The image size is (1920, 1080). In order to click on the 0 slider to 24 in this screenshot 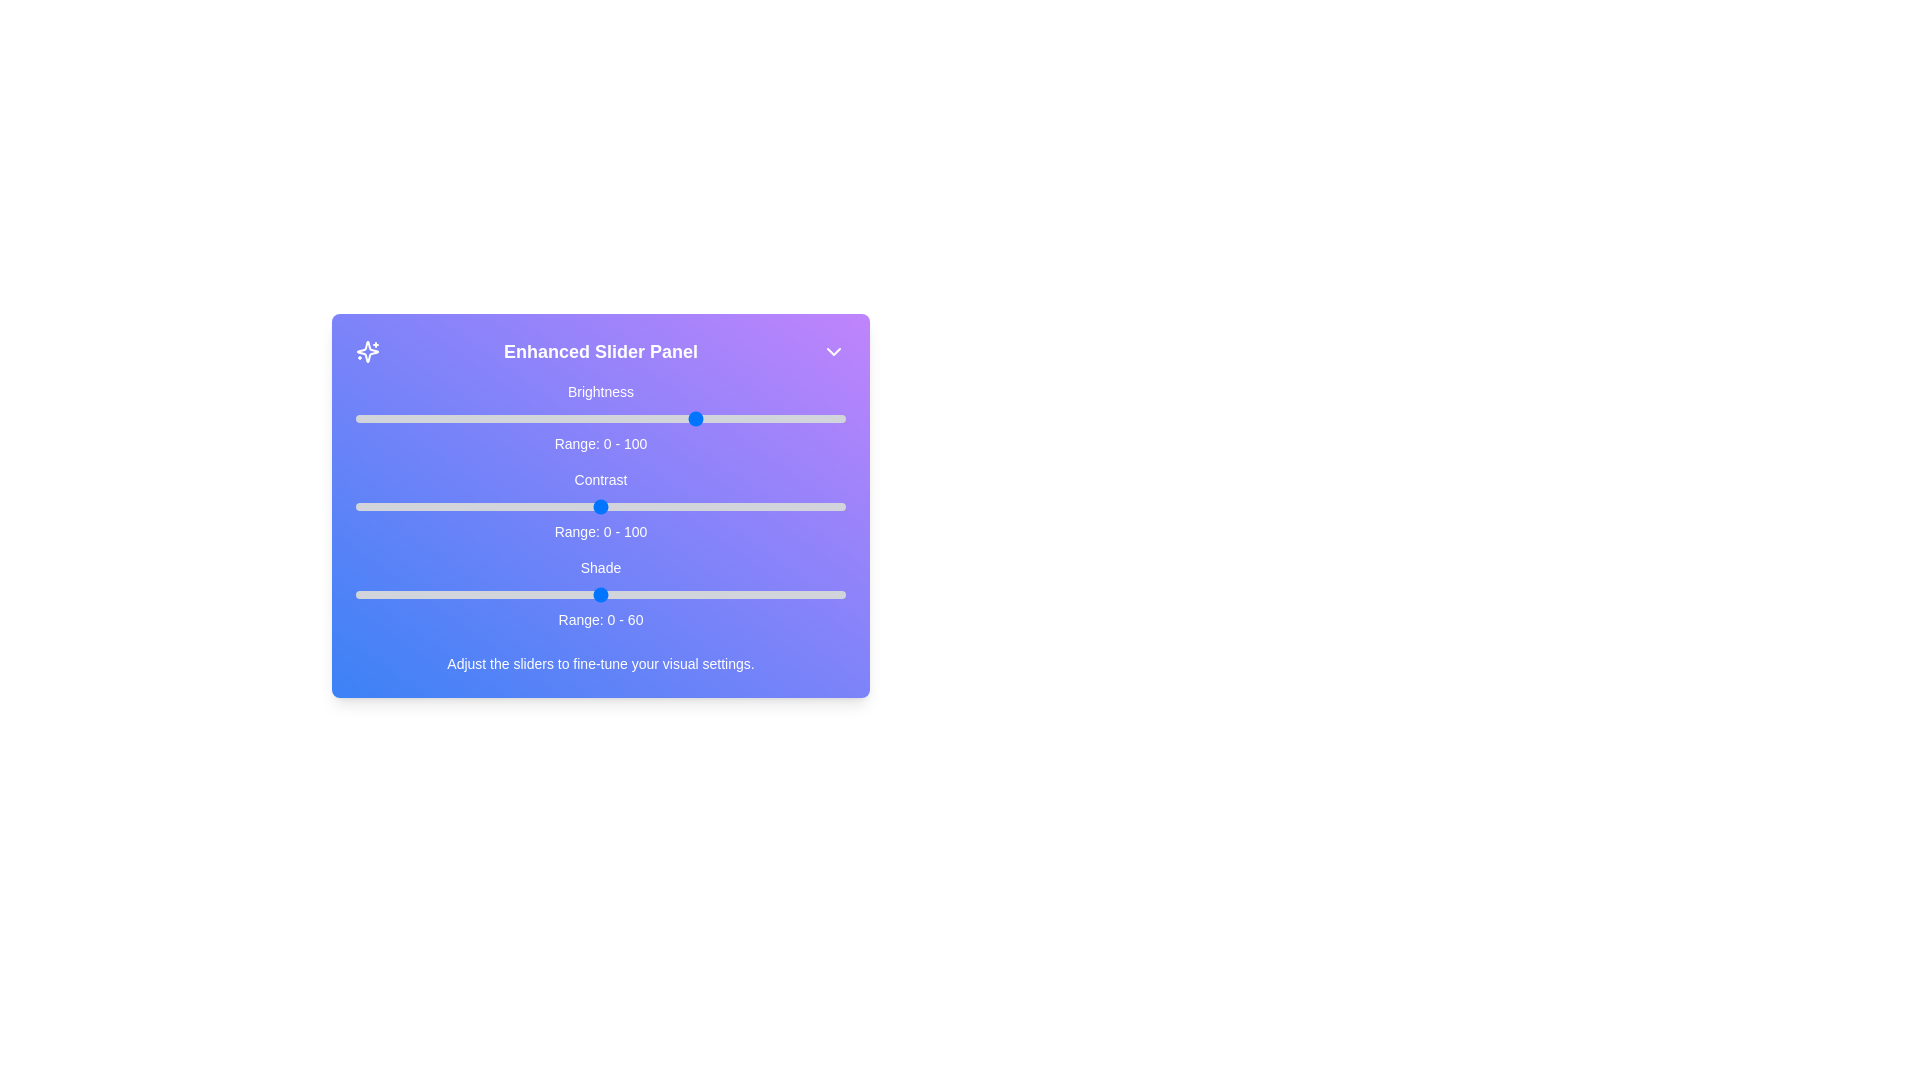, I will do `click(472, 418)`.